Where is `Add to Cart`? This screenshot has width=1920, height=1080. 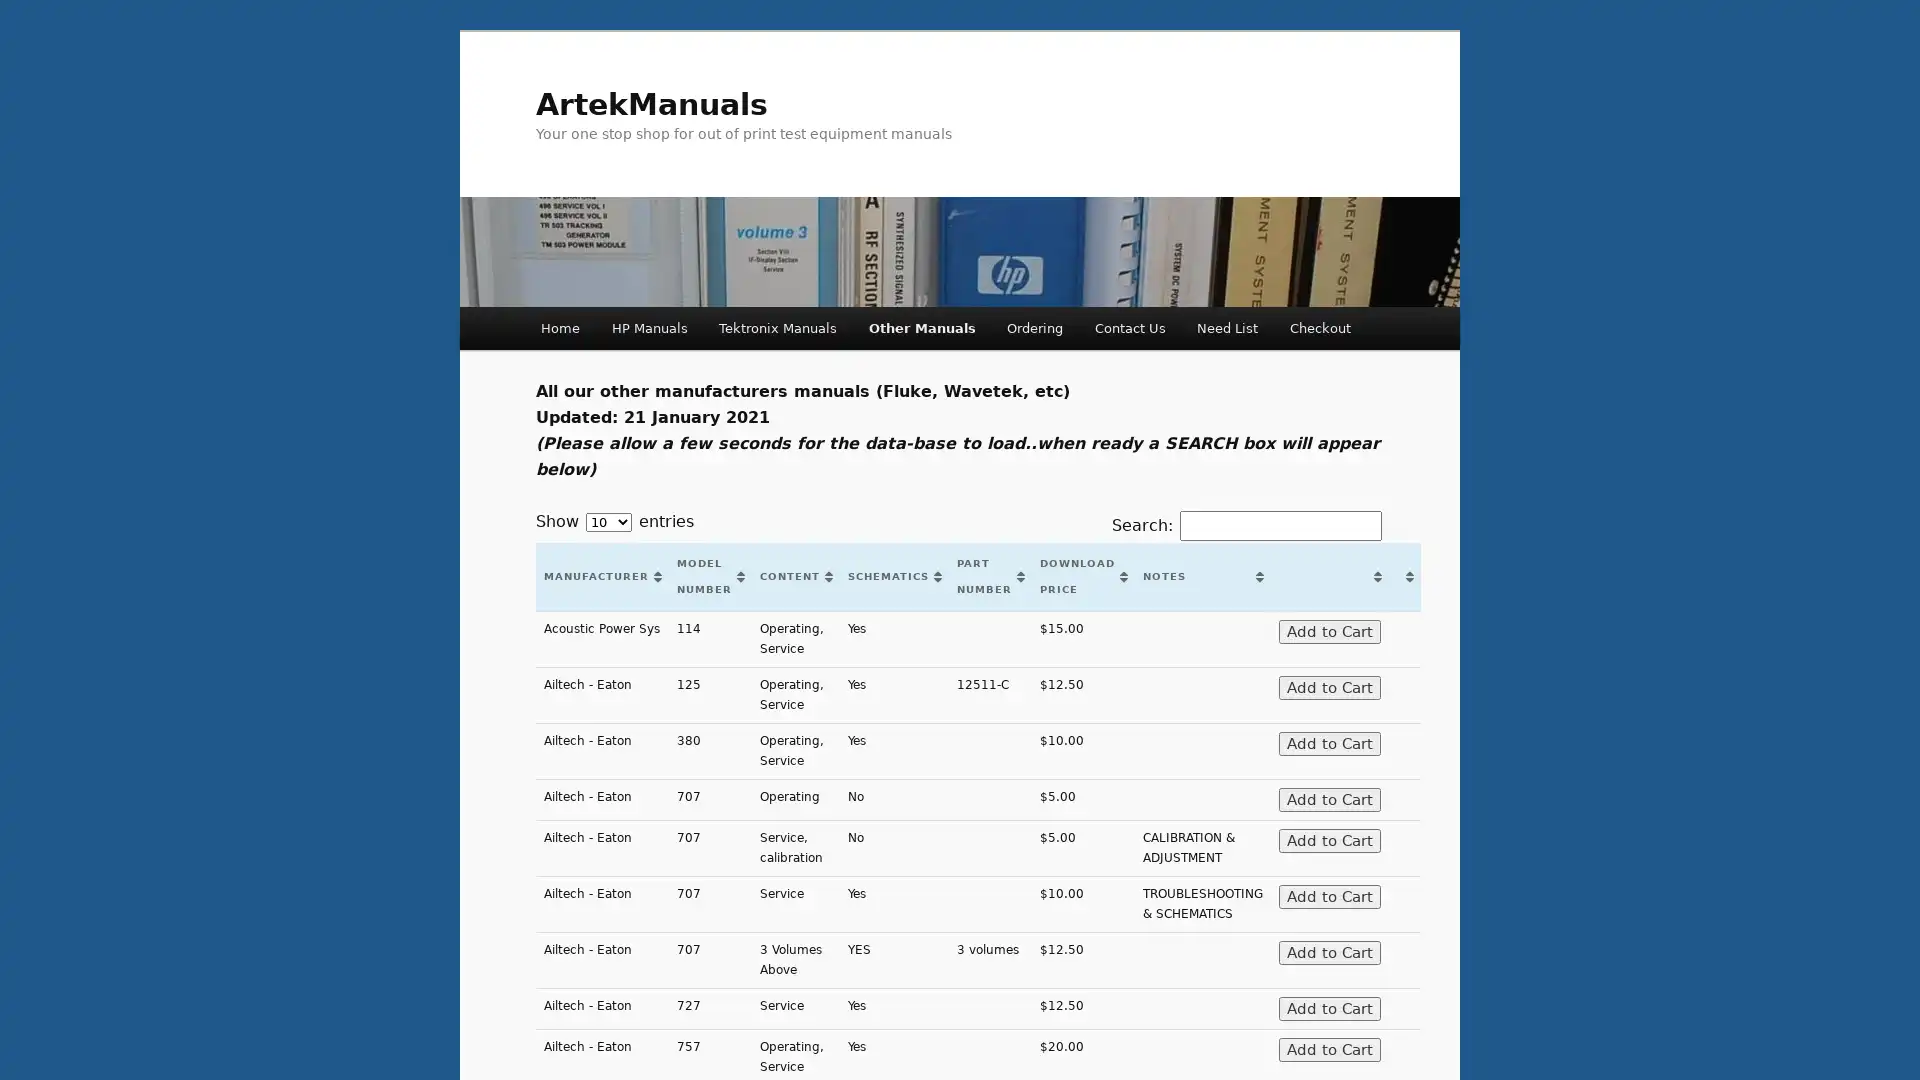 Add to Cart is located at coordinates (1329, 896).